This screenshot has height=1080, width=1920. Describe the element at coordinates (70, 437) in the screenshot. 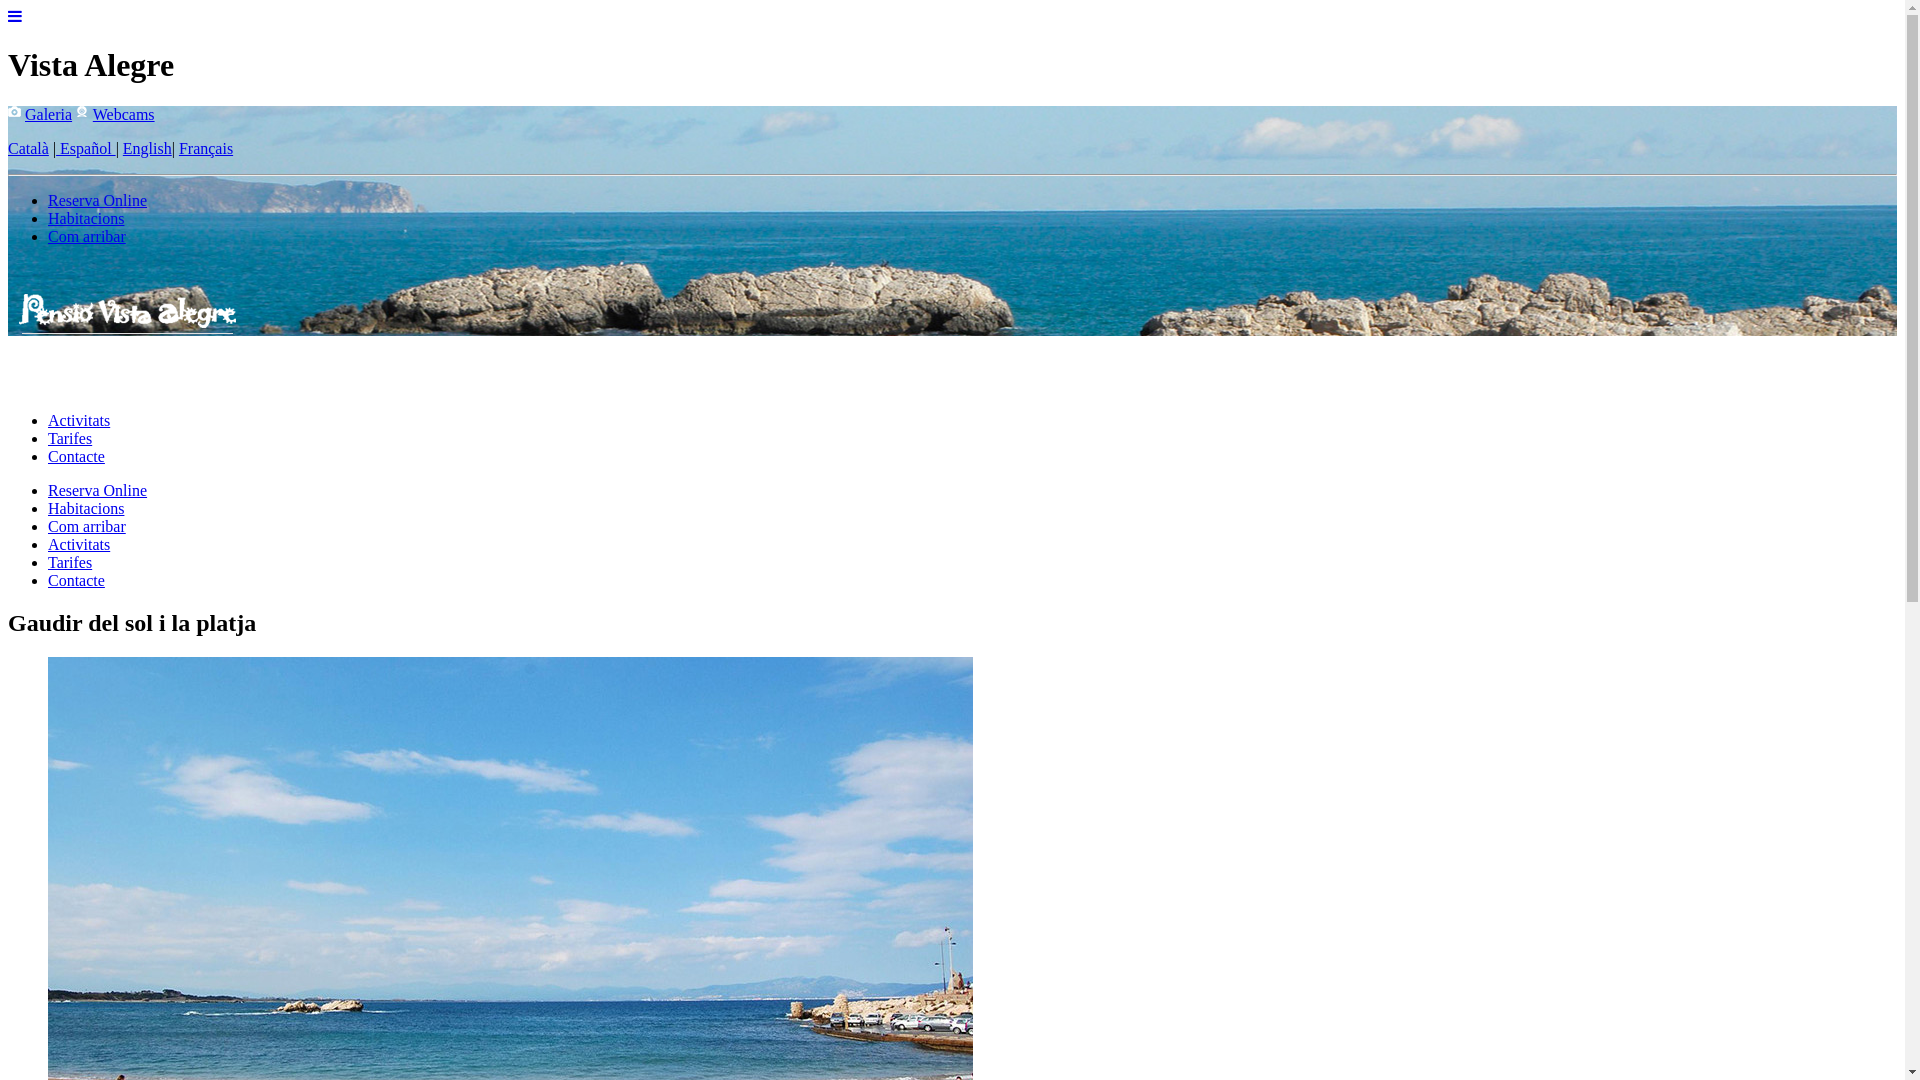

I see `'Tarifes'` at that location.